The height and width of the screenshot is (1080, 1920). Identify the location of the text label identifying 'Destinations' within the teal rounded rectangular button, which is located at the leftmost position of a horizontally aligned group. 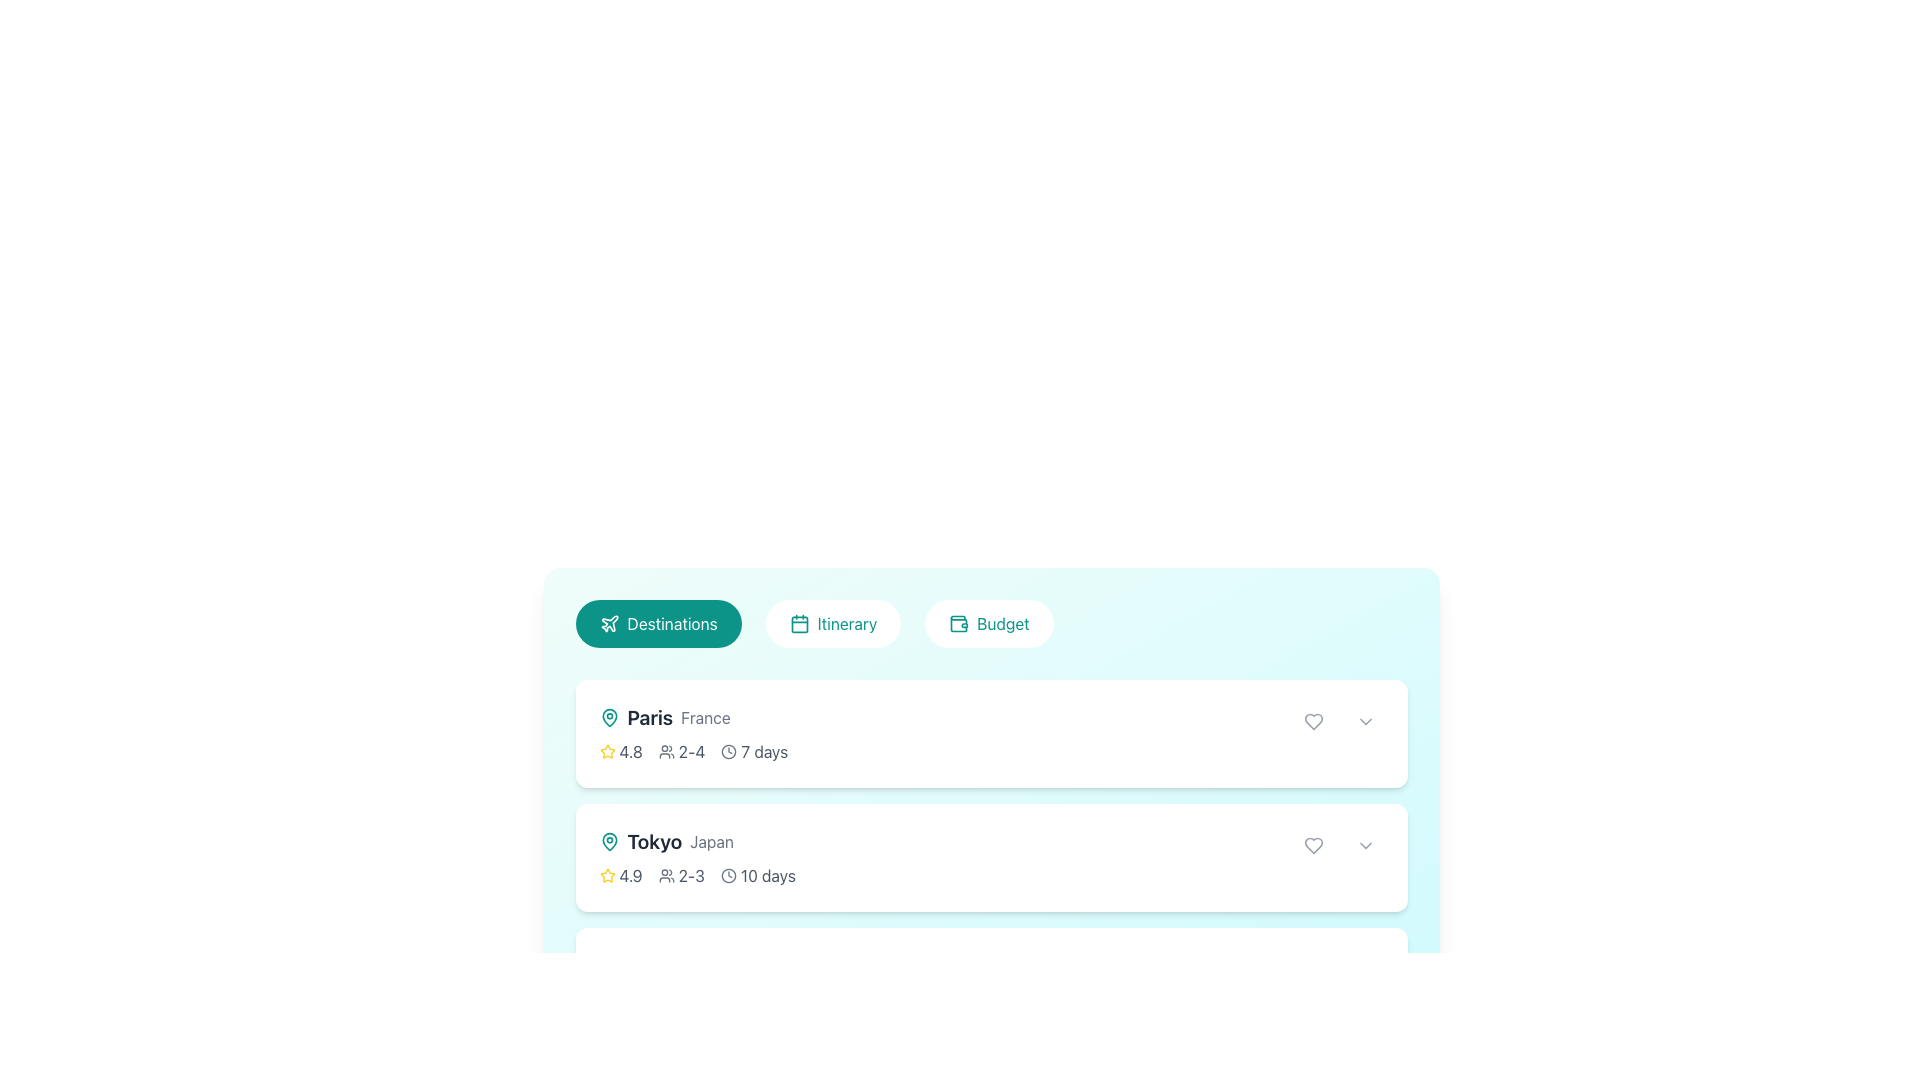
(672, 623).